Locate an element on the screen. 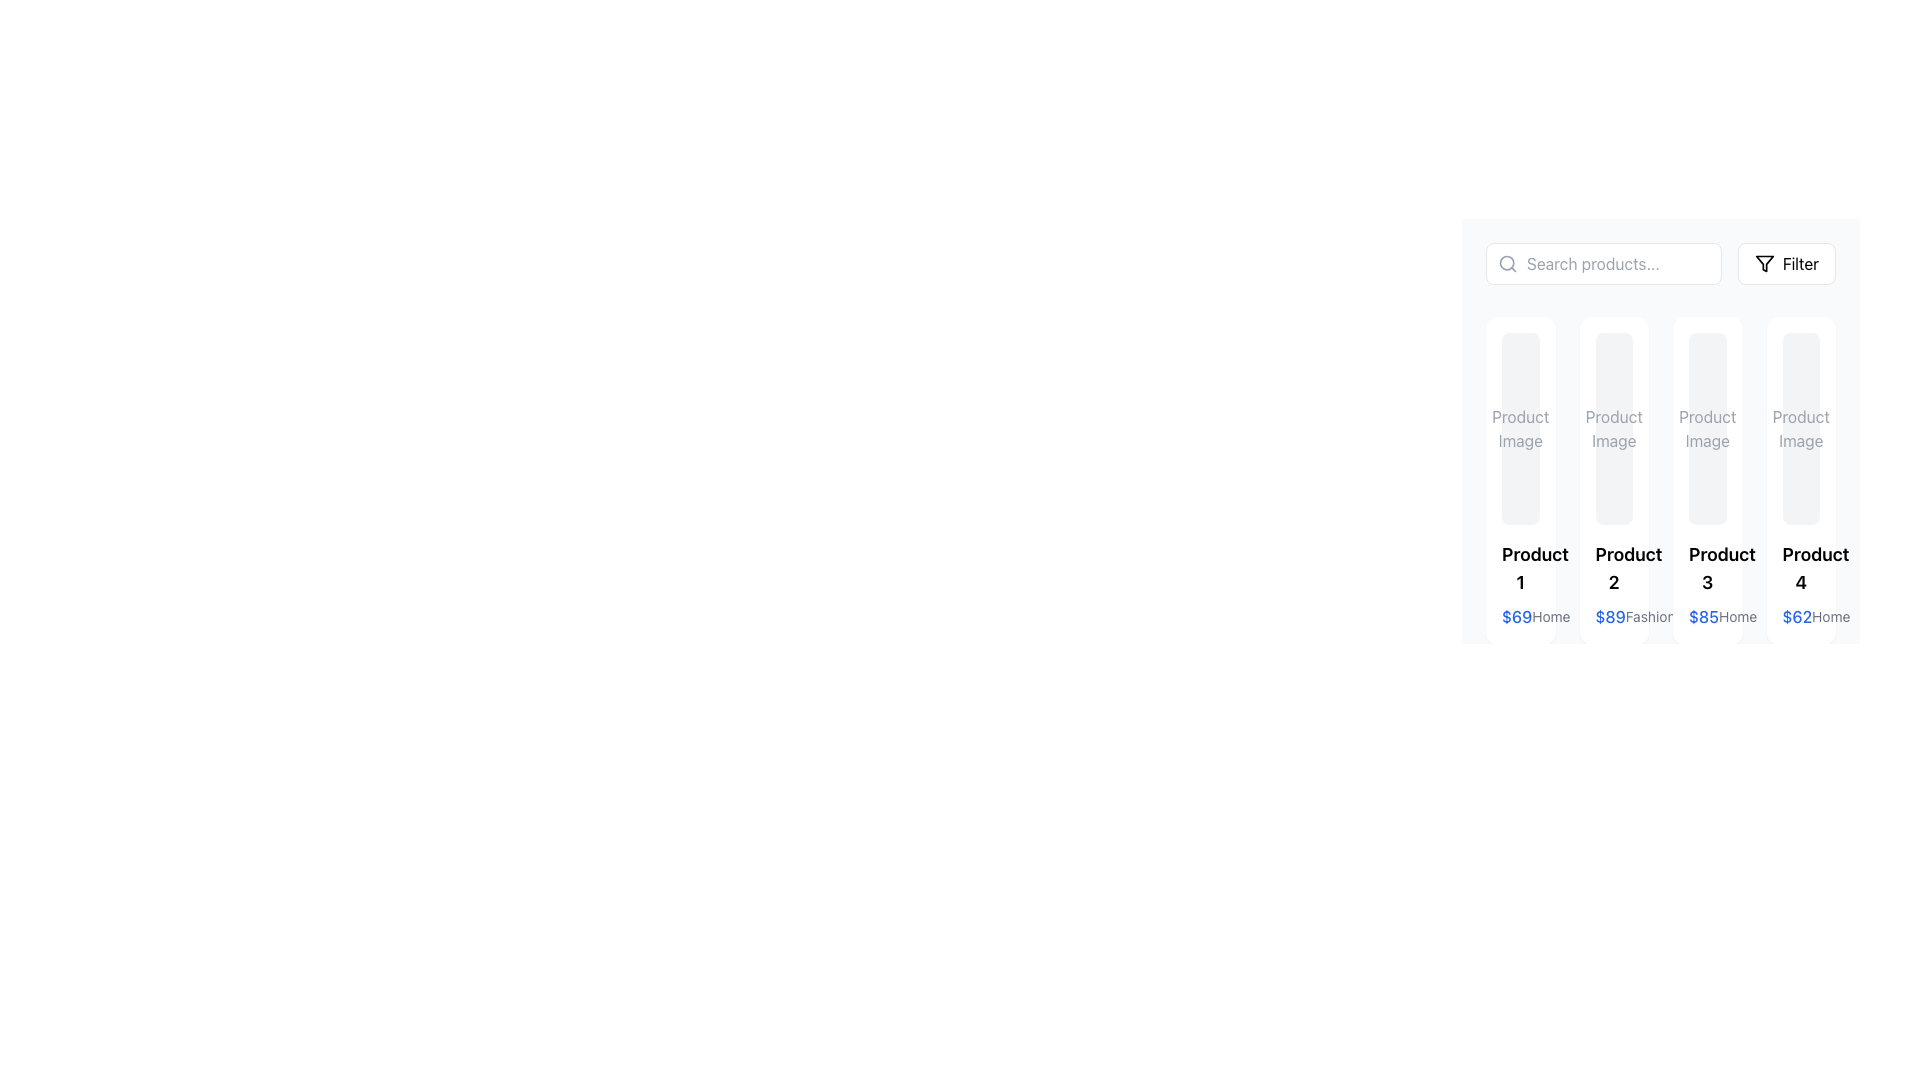 The image size is (1920, 1080). the text label displaying 'Home' in a smaller, gray font, which is located directly to the right of the price '$69' and below 'Product 1' is located at coordinates (1550, 616).